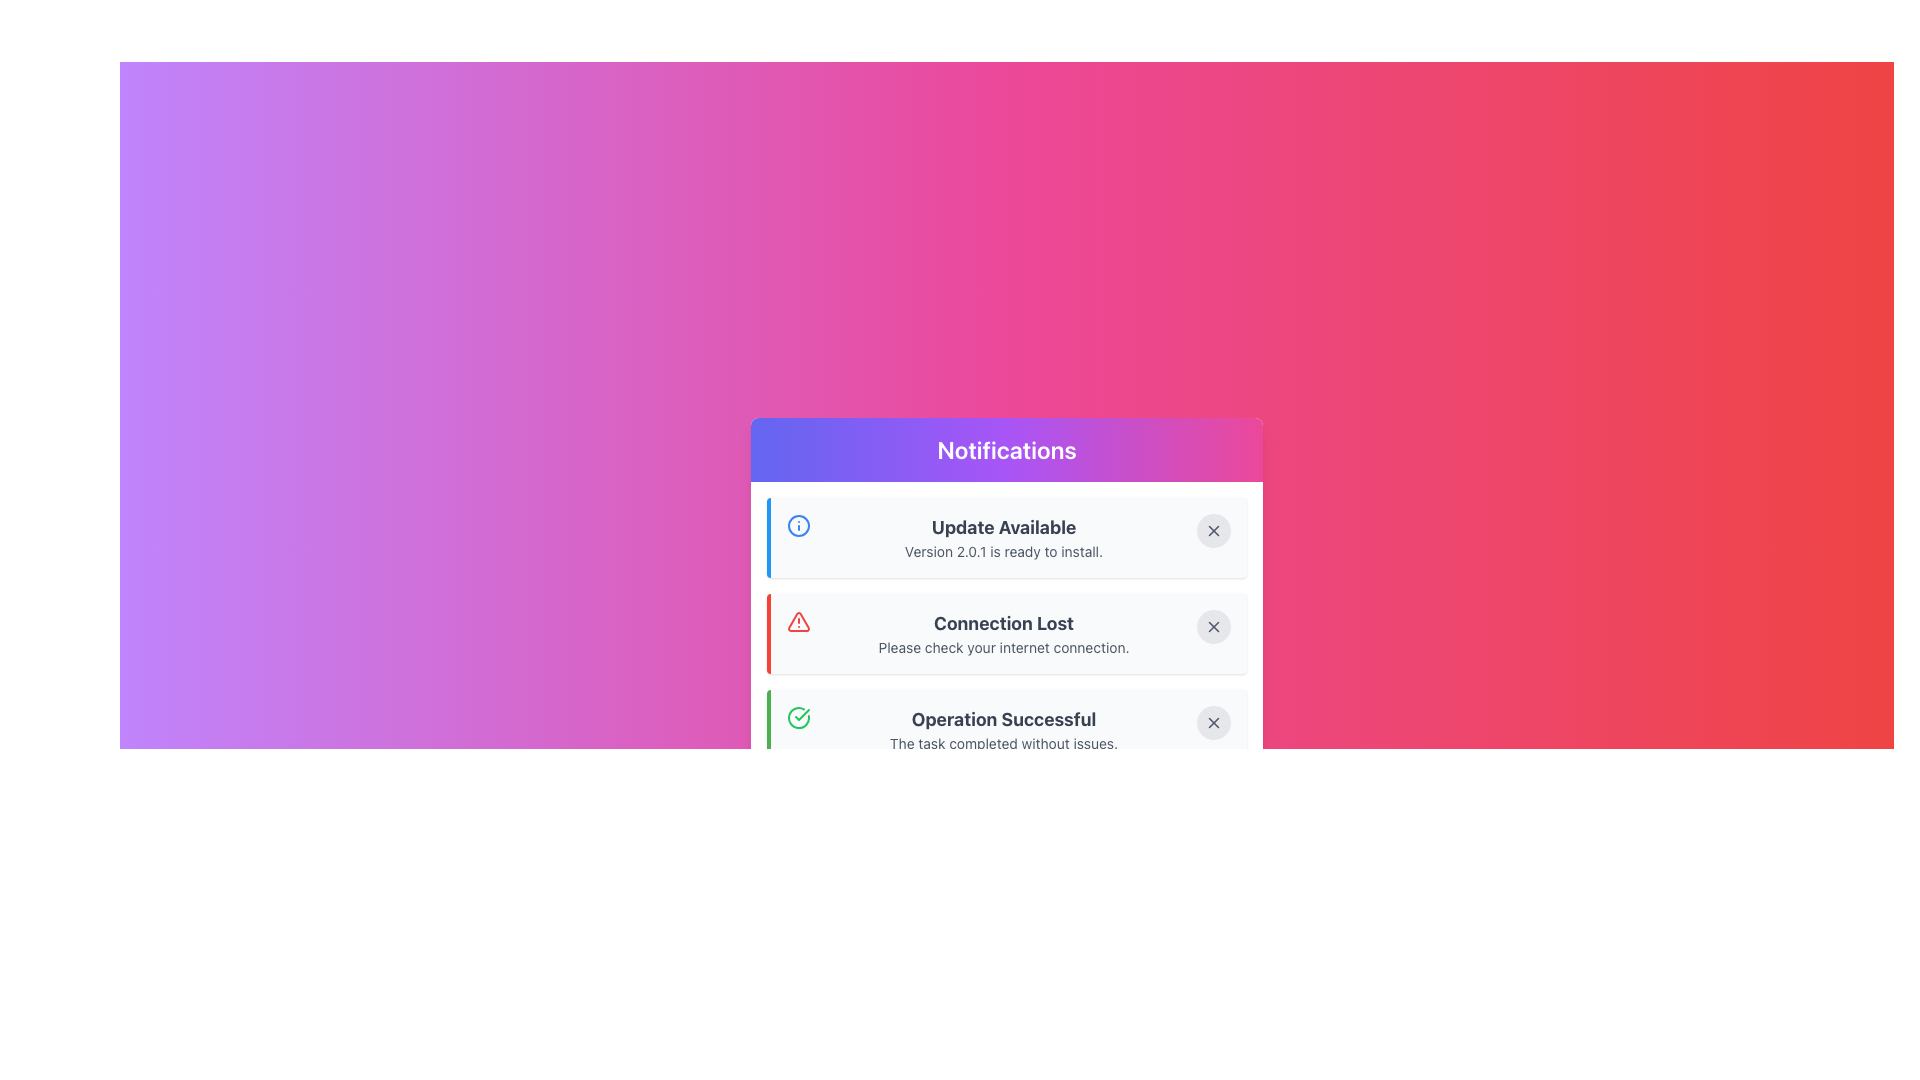  Describe the element at coordinates (1213, 626) in the screenshot. I see `the circular button with a light gray background and a dark gray 'X' icon, located on the right side of the 'Connection Lost - Please check your internet connection.' notification block to observe styling changes` at that location.